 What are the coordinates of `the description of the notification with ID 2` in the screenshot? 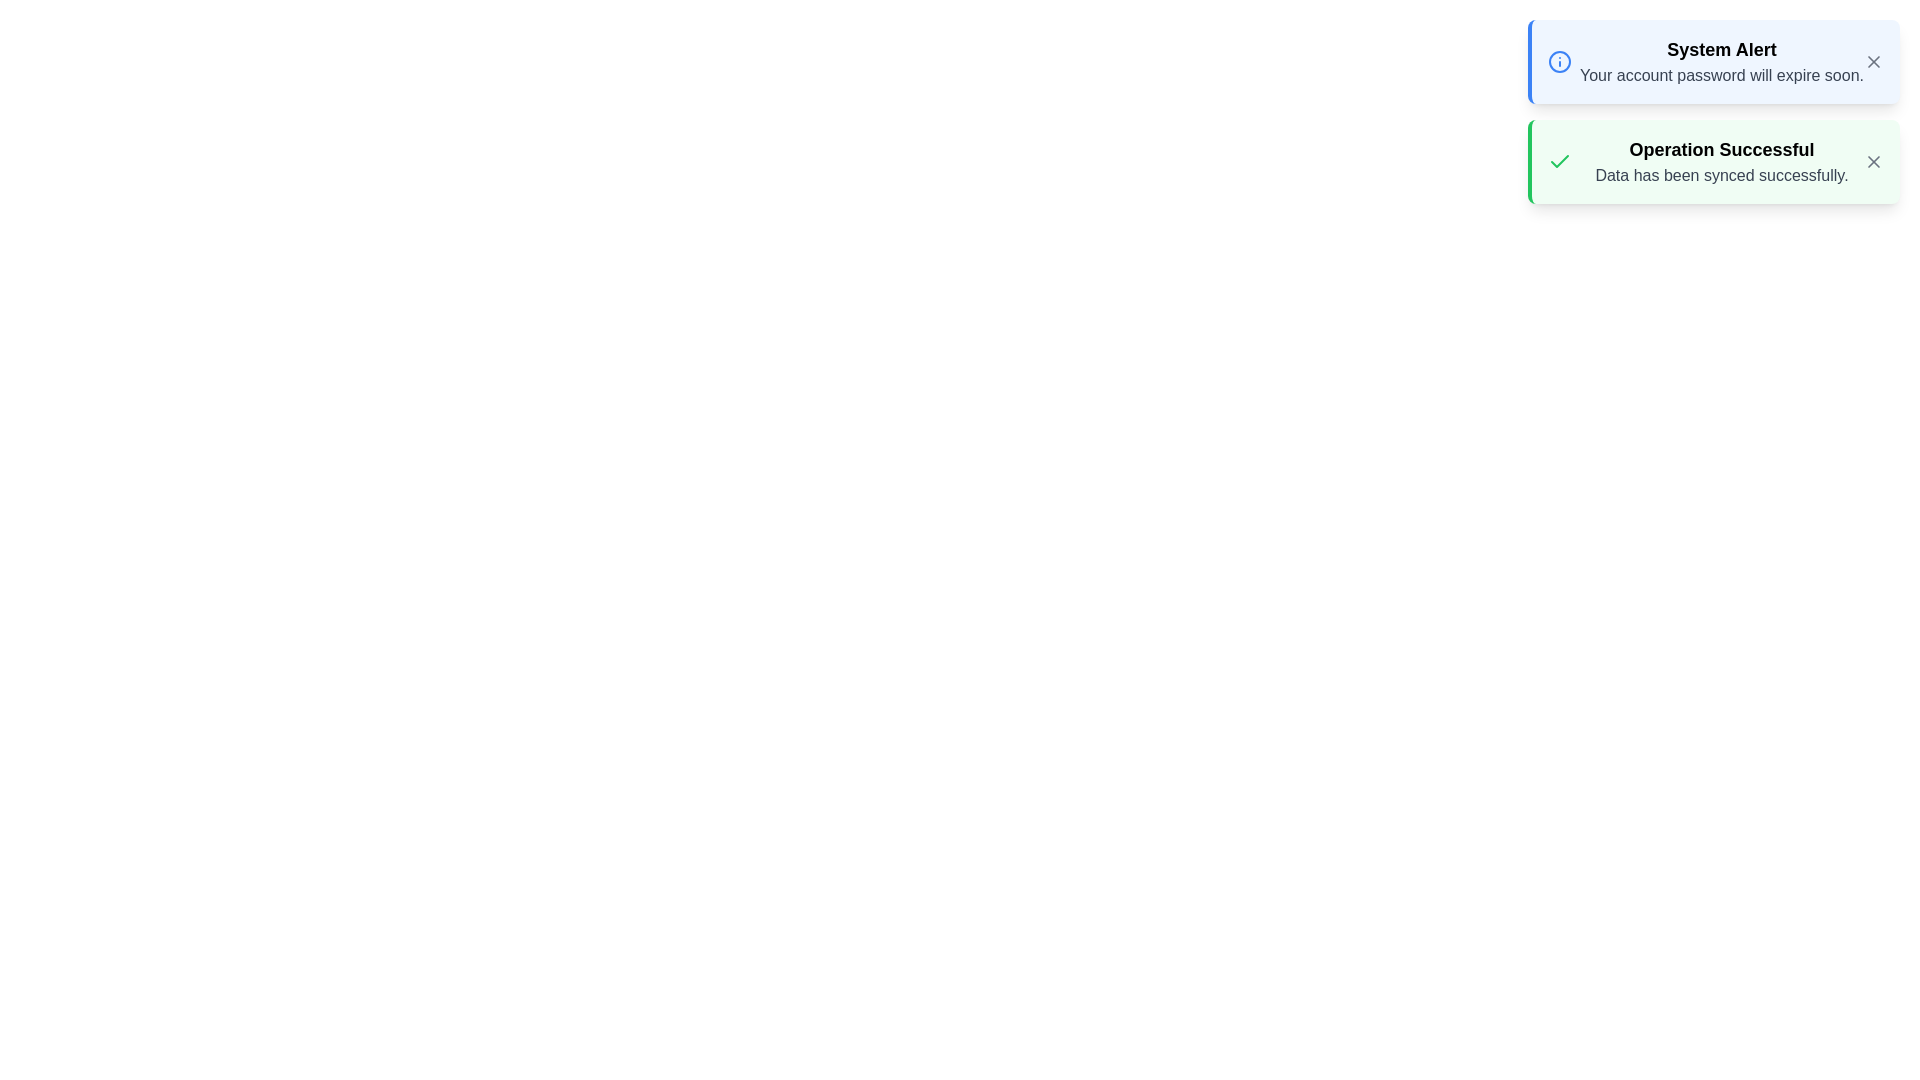 It's located at (1721, 161).